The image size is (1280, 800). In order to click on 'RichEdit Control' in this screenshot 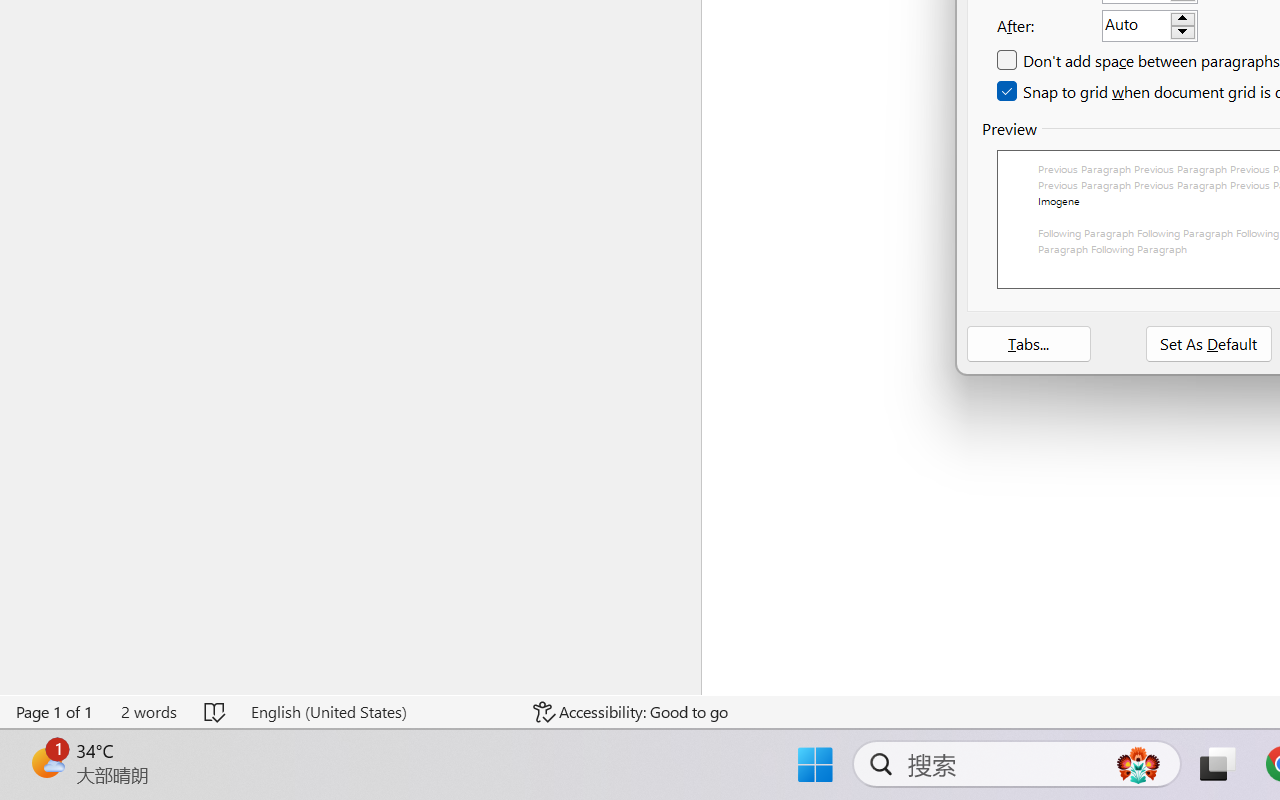, I will do `click(1136, 26)`.